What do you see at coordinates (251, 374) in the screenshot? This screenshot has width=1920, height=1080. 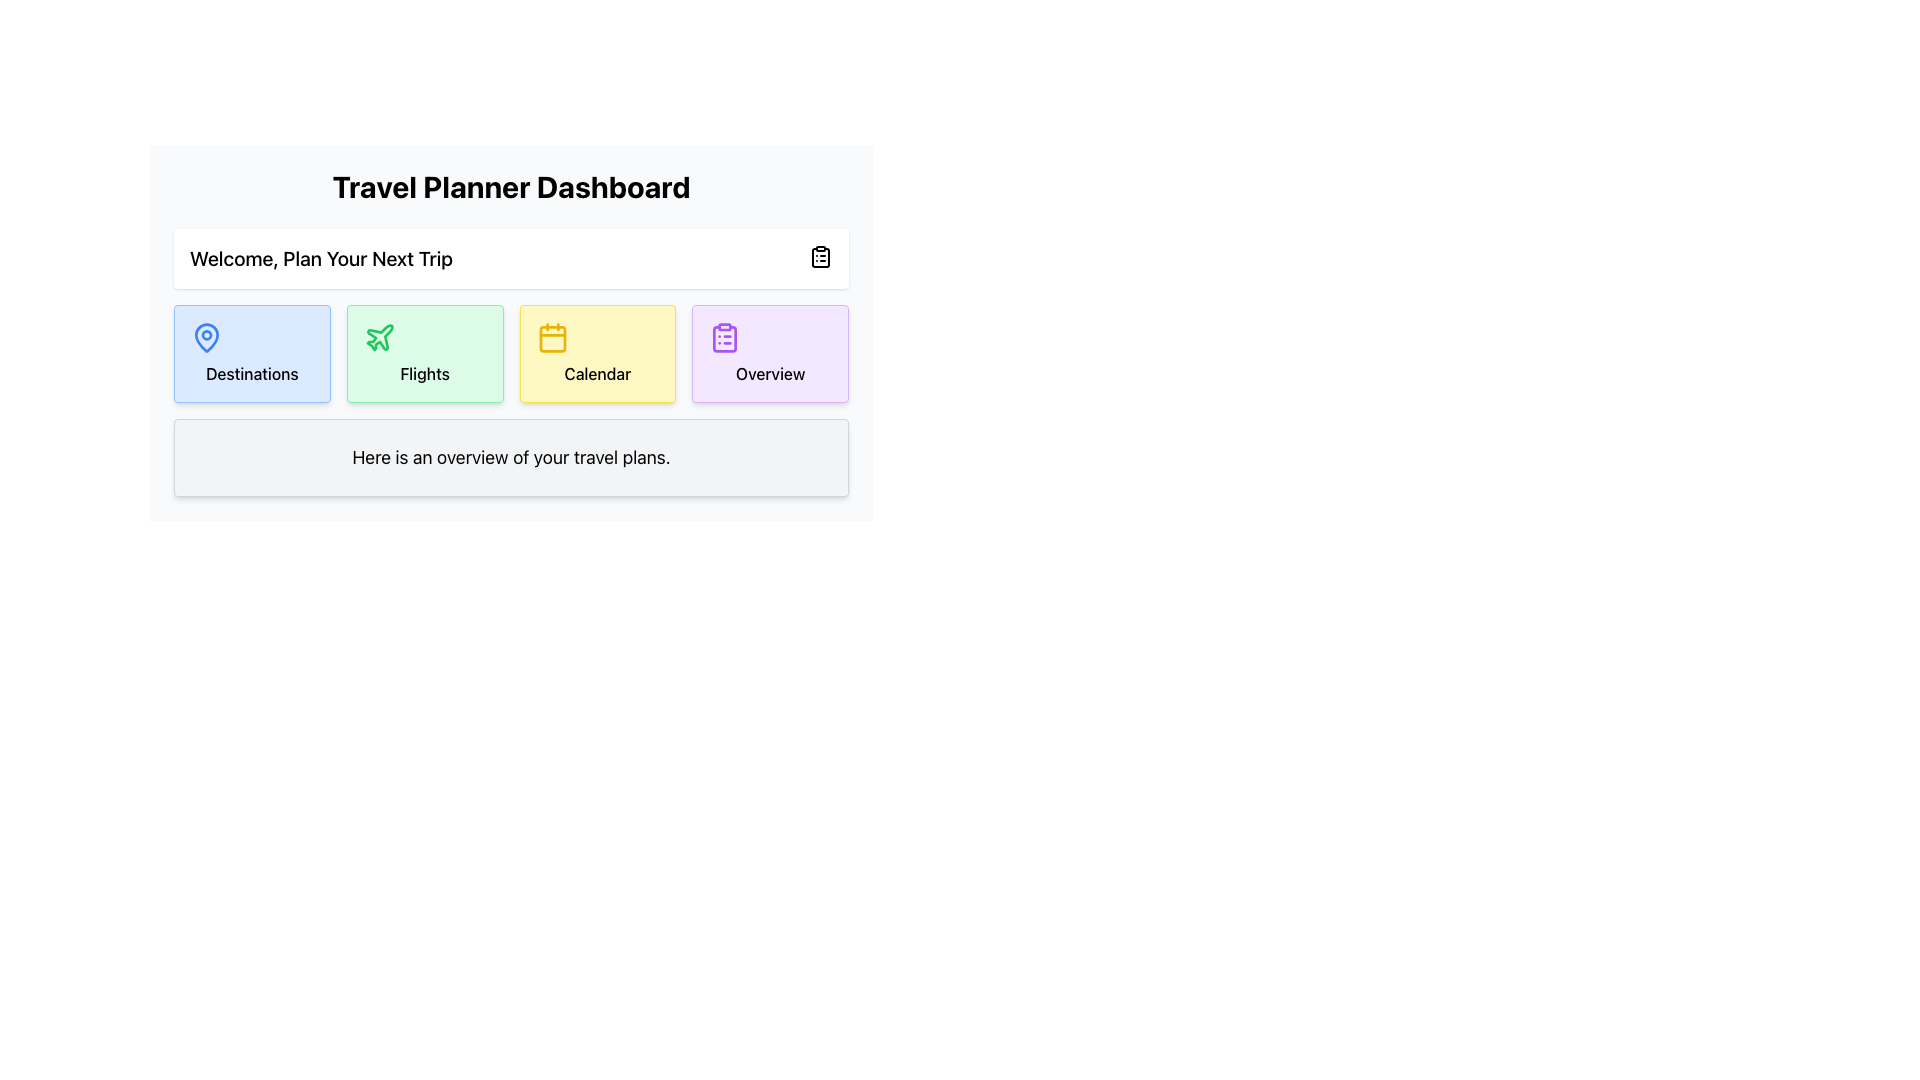 I see `the 'Destinations' text label located within a button-like card that has a light blue background and a blue location pin icon above it, positioned in the top-left of the grid layout` at bounding box center [251, 374].